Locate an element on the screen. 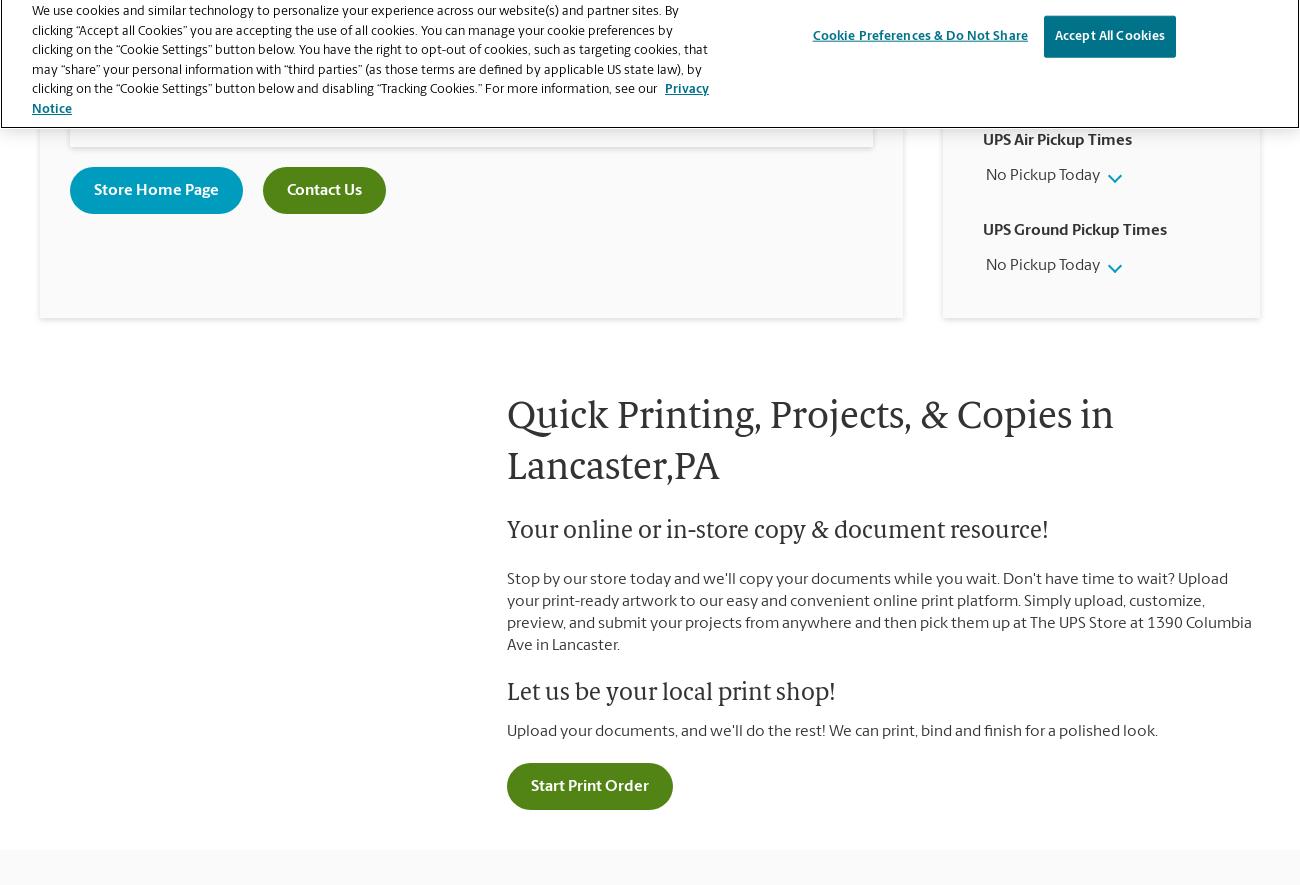 The height and width of the screenshot is (885, 1300). 'Let us be your local print shop!' is located at coordinates (670, 693).